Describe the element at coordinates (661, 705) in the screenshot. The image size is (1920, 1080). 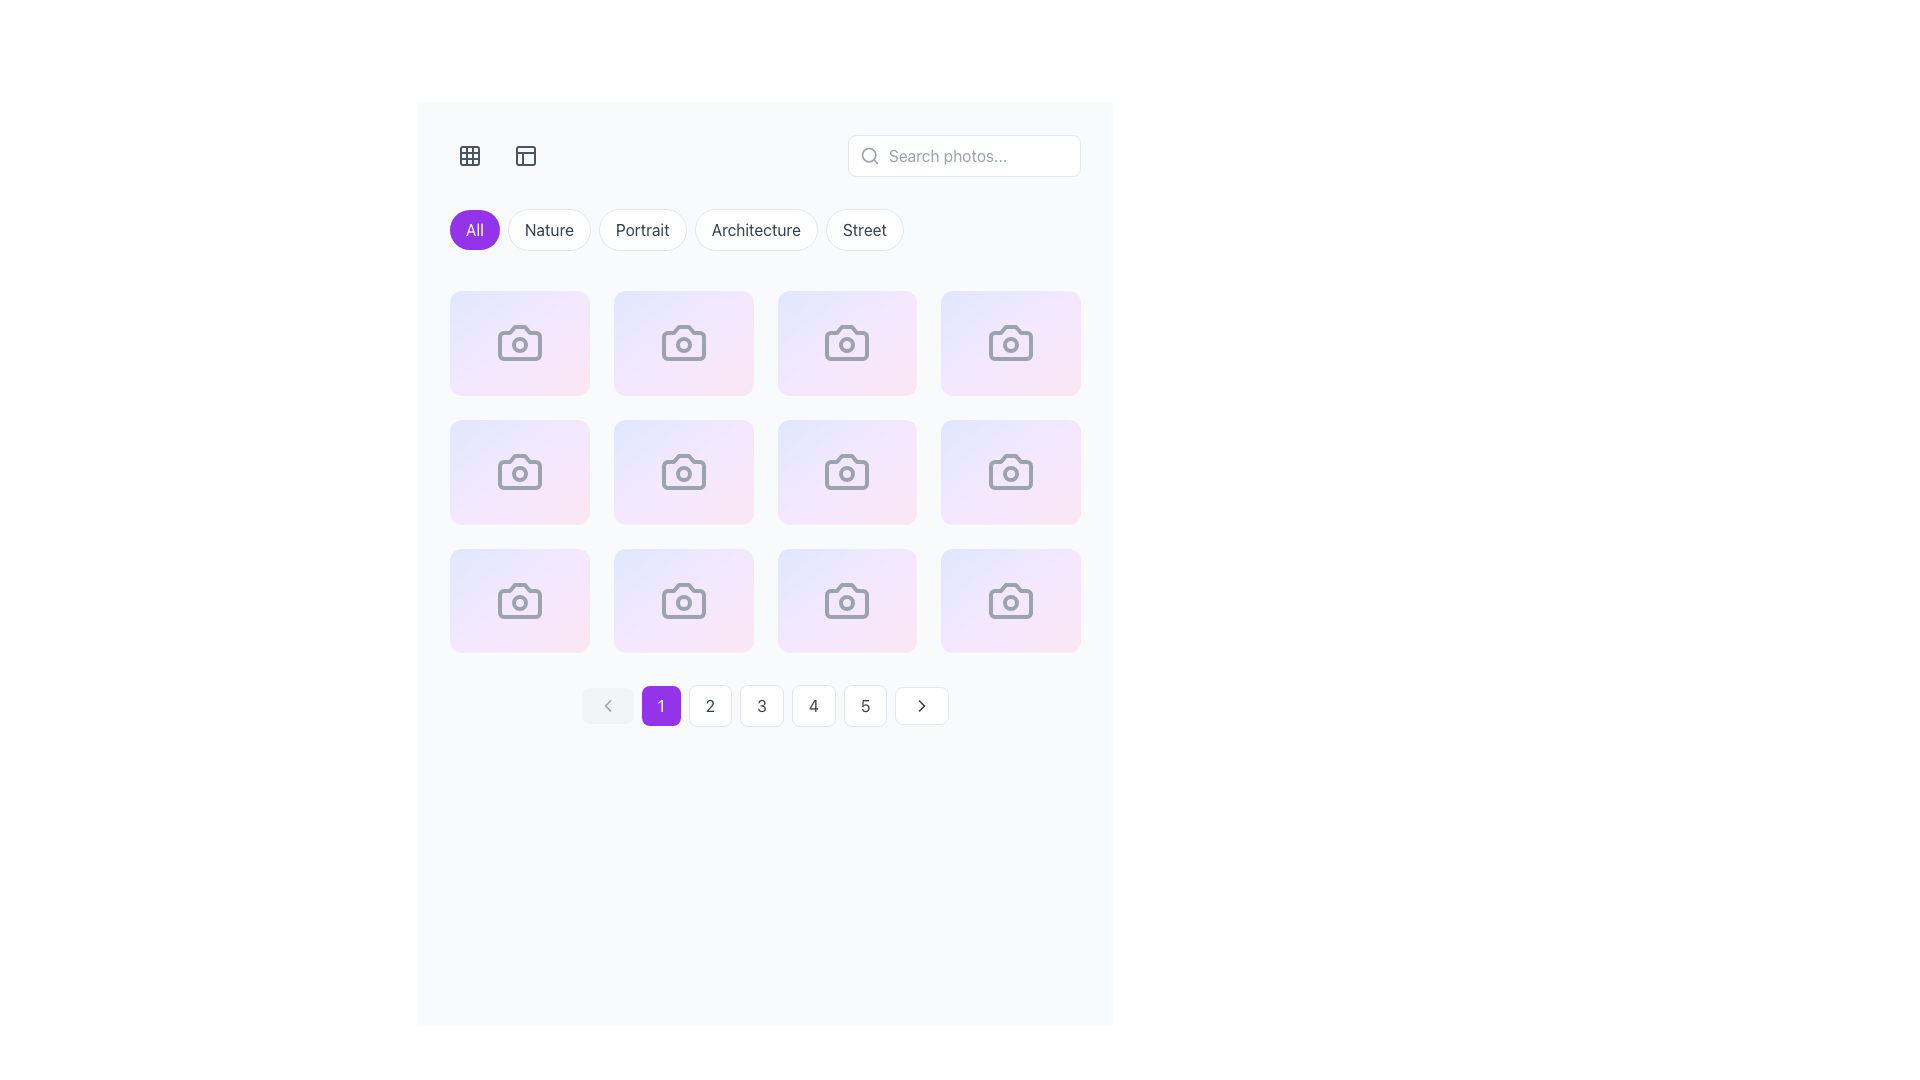
I see `the first pagination button` at that location.